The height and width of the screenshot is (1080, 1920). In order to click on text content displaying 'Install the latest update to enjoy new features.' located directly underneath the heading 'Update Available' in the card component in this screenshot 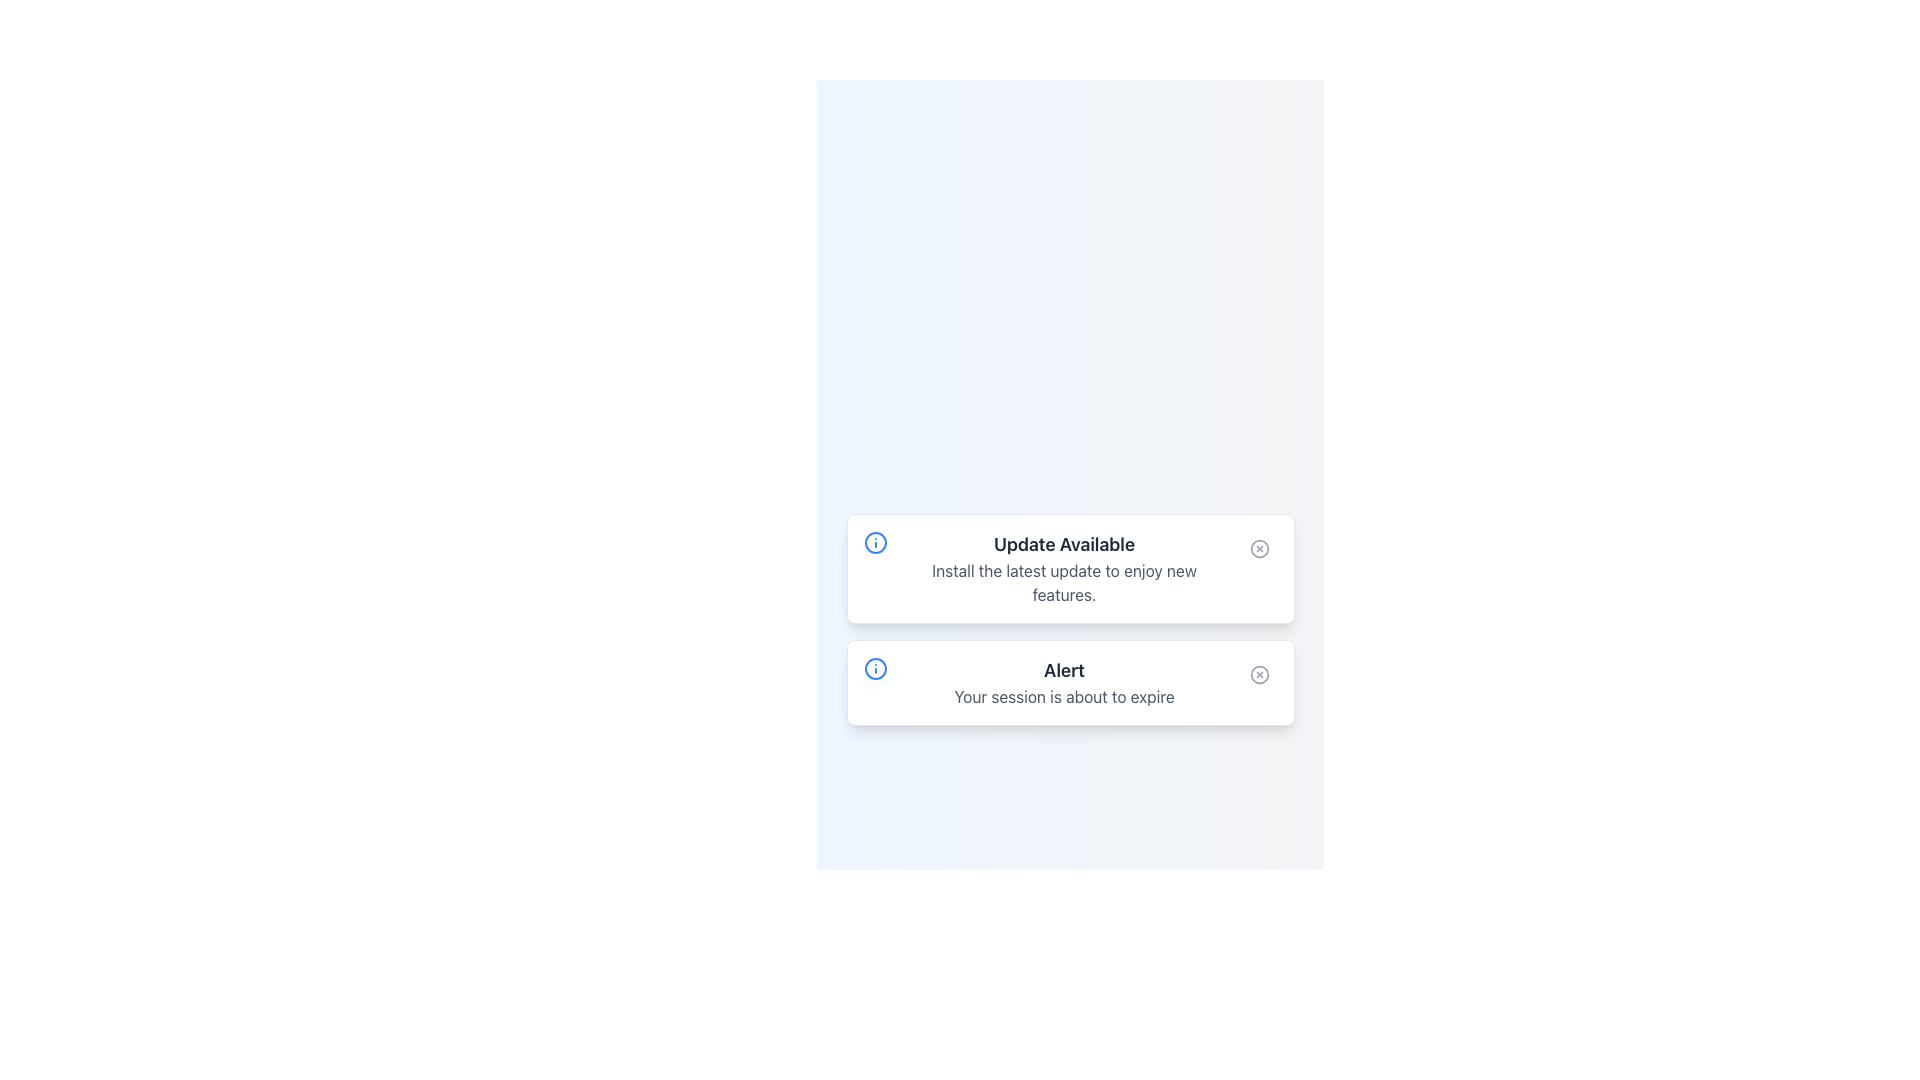, I will do `click(1063, 582)`.